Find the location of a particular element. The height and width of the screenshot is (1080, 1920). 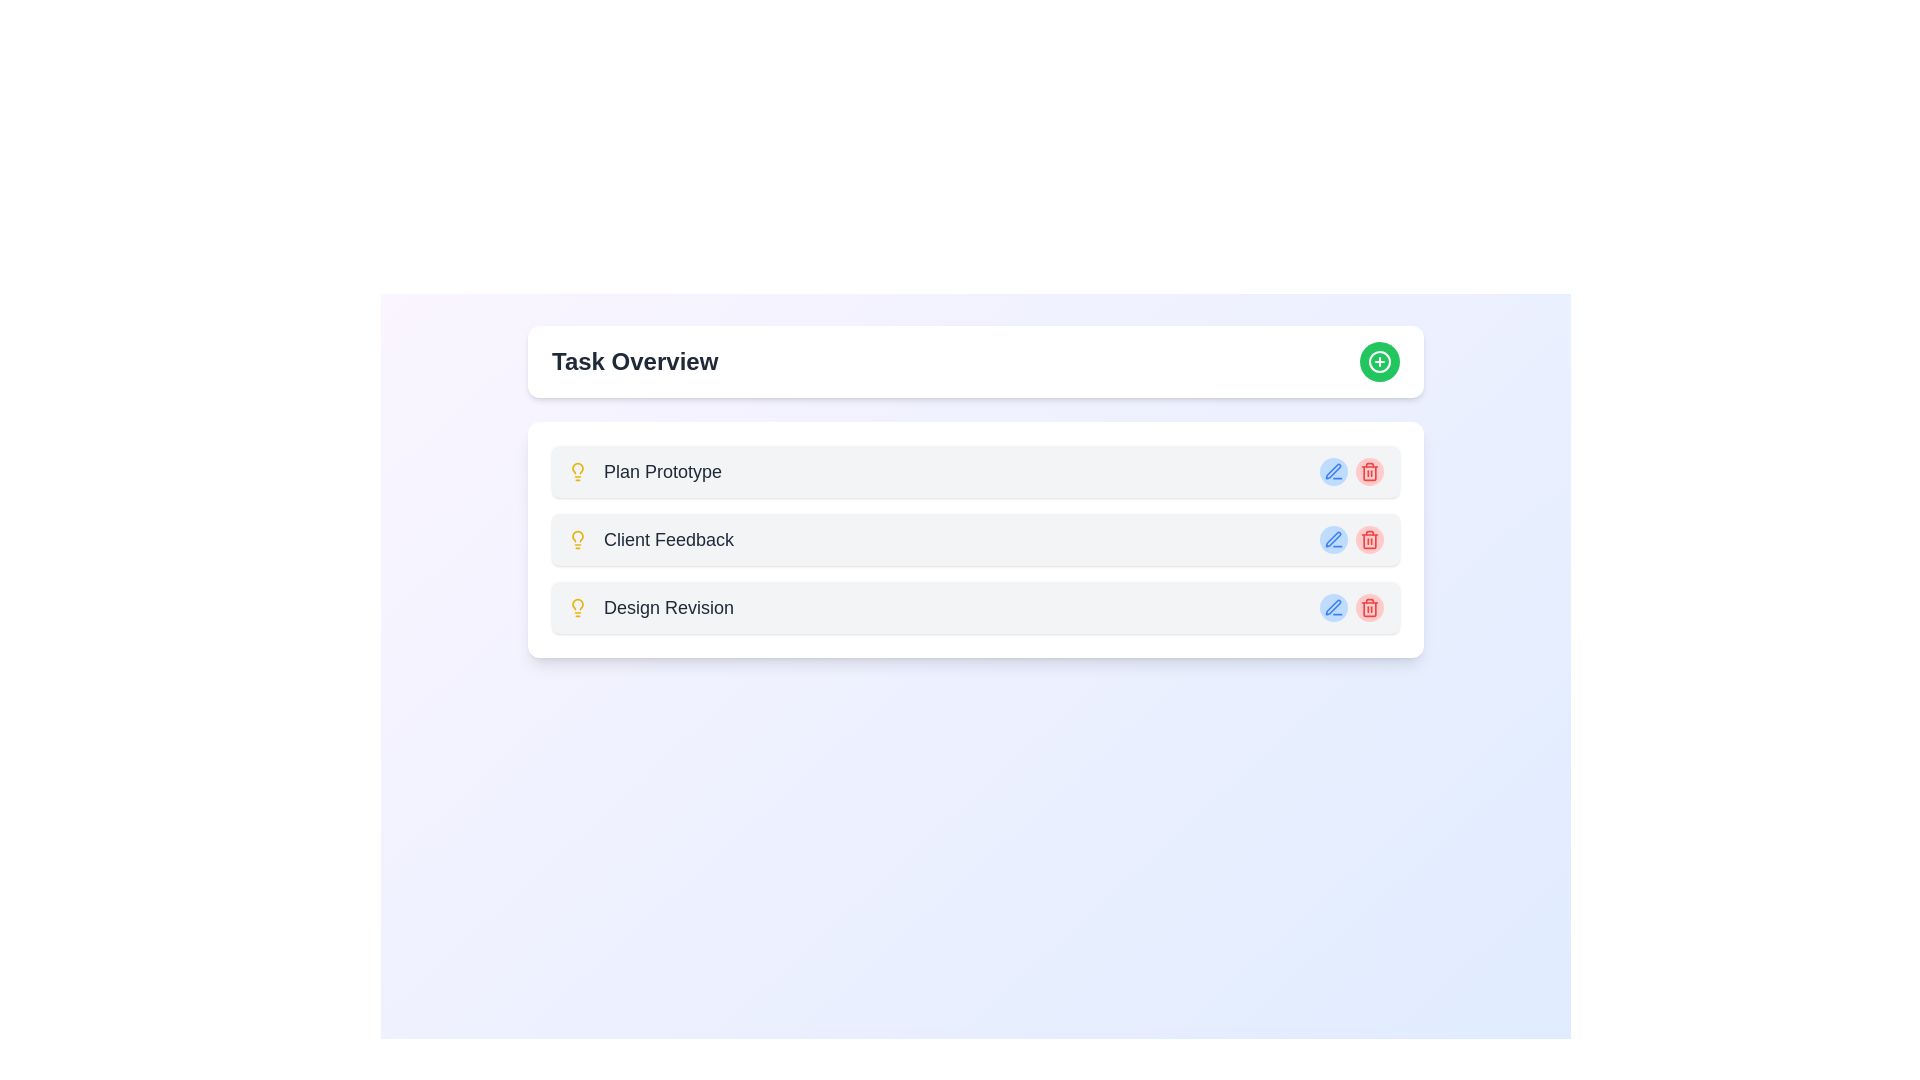

the composite UI component containing the pen and trash buttons located in the 'Client Feedback' row is located at coordinates (1352, 540).